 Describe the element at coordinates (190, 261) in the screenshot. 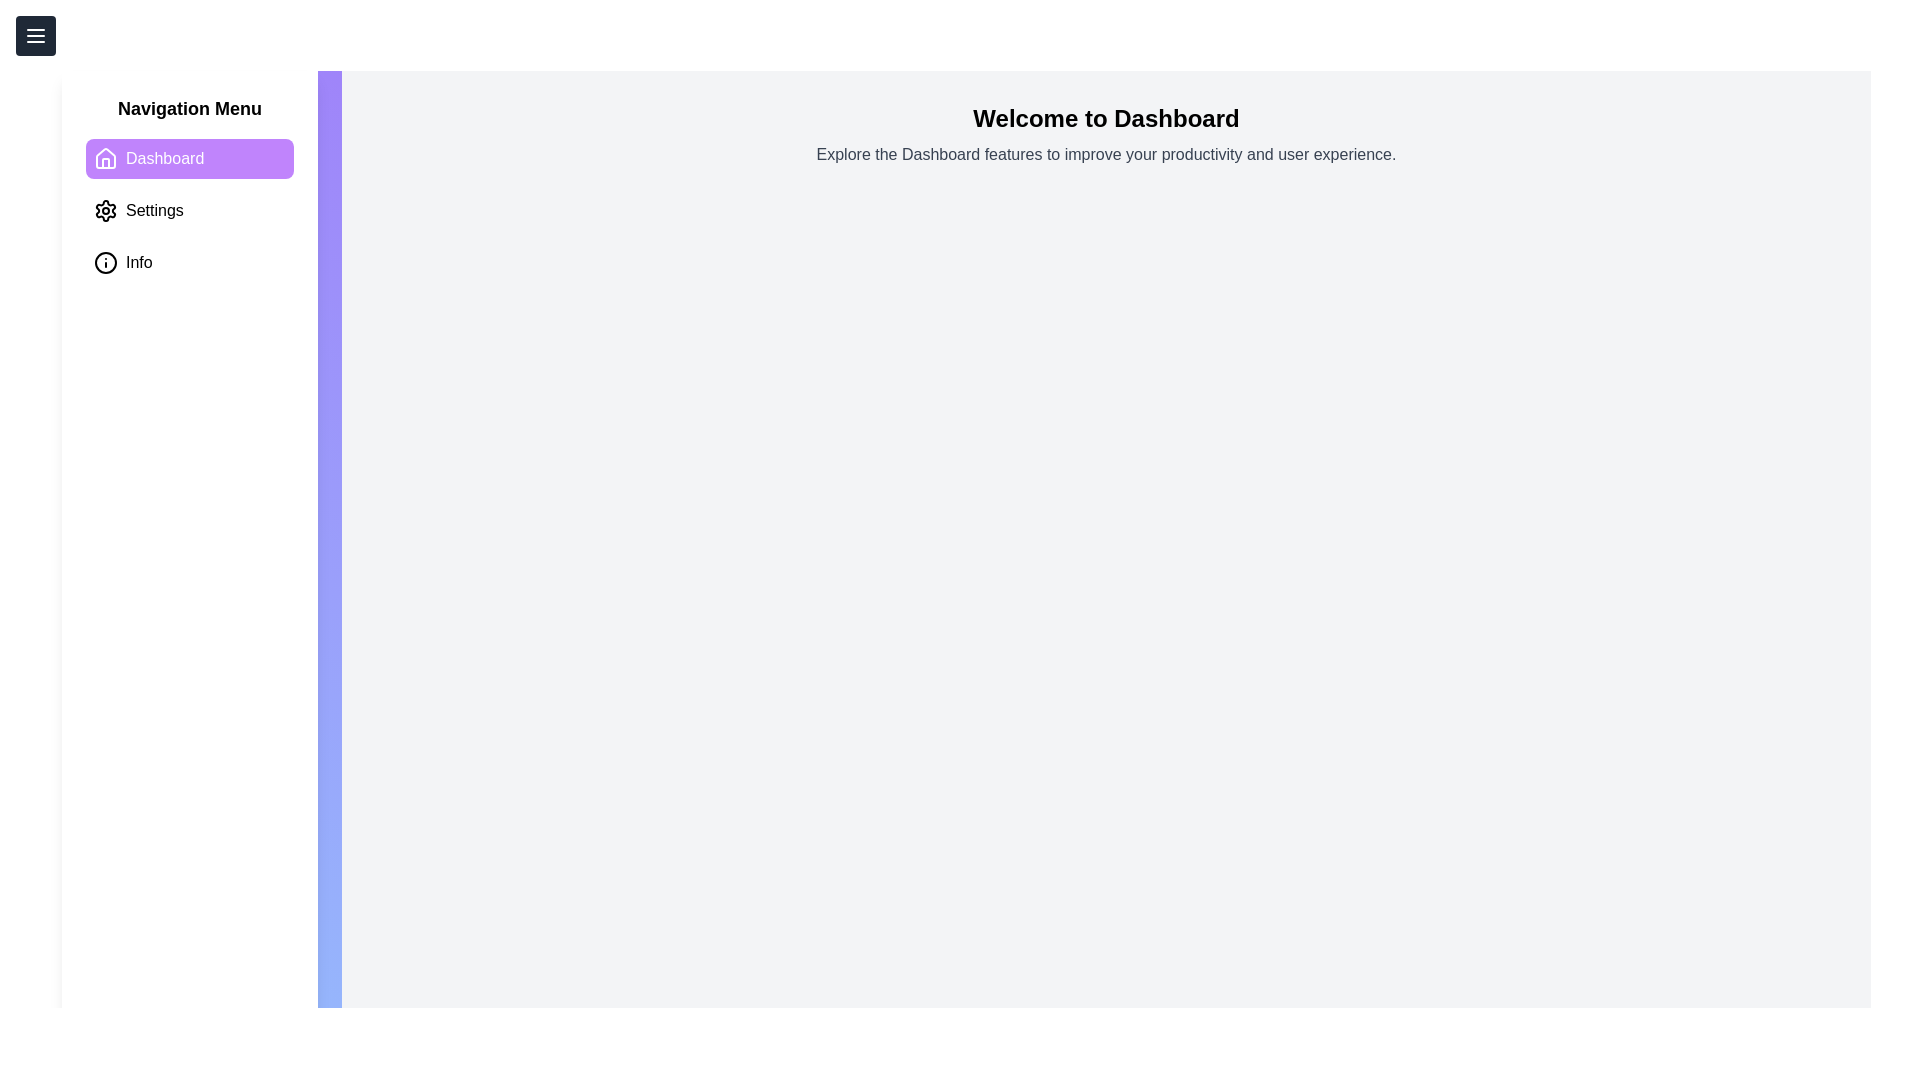

I see `the tab Info in the navigation menu` at that location.